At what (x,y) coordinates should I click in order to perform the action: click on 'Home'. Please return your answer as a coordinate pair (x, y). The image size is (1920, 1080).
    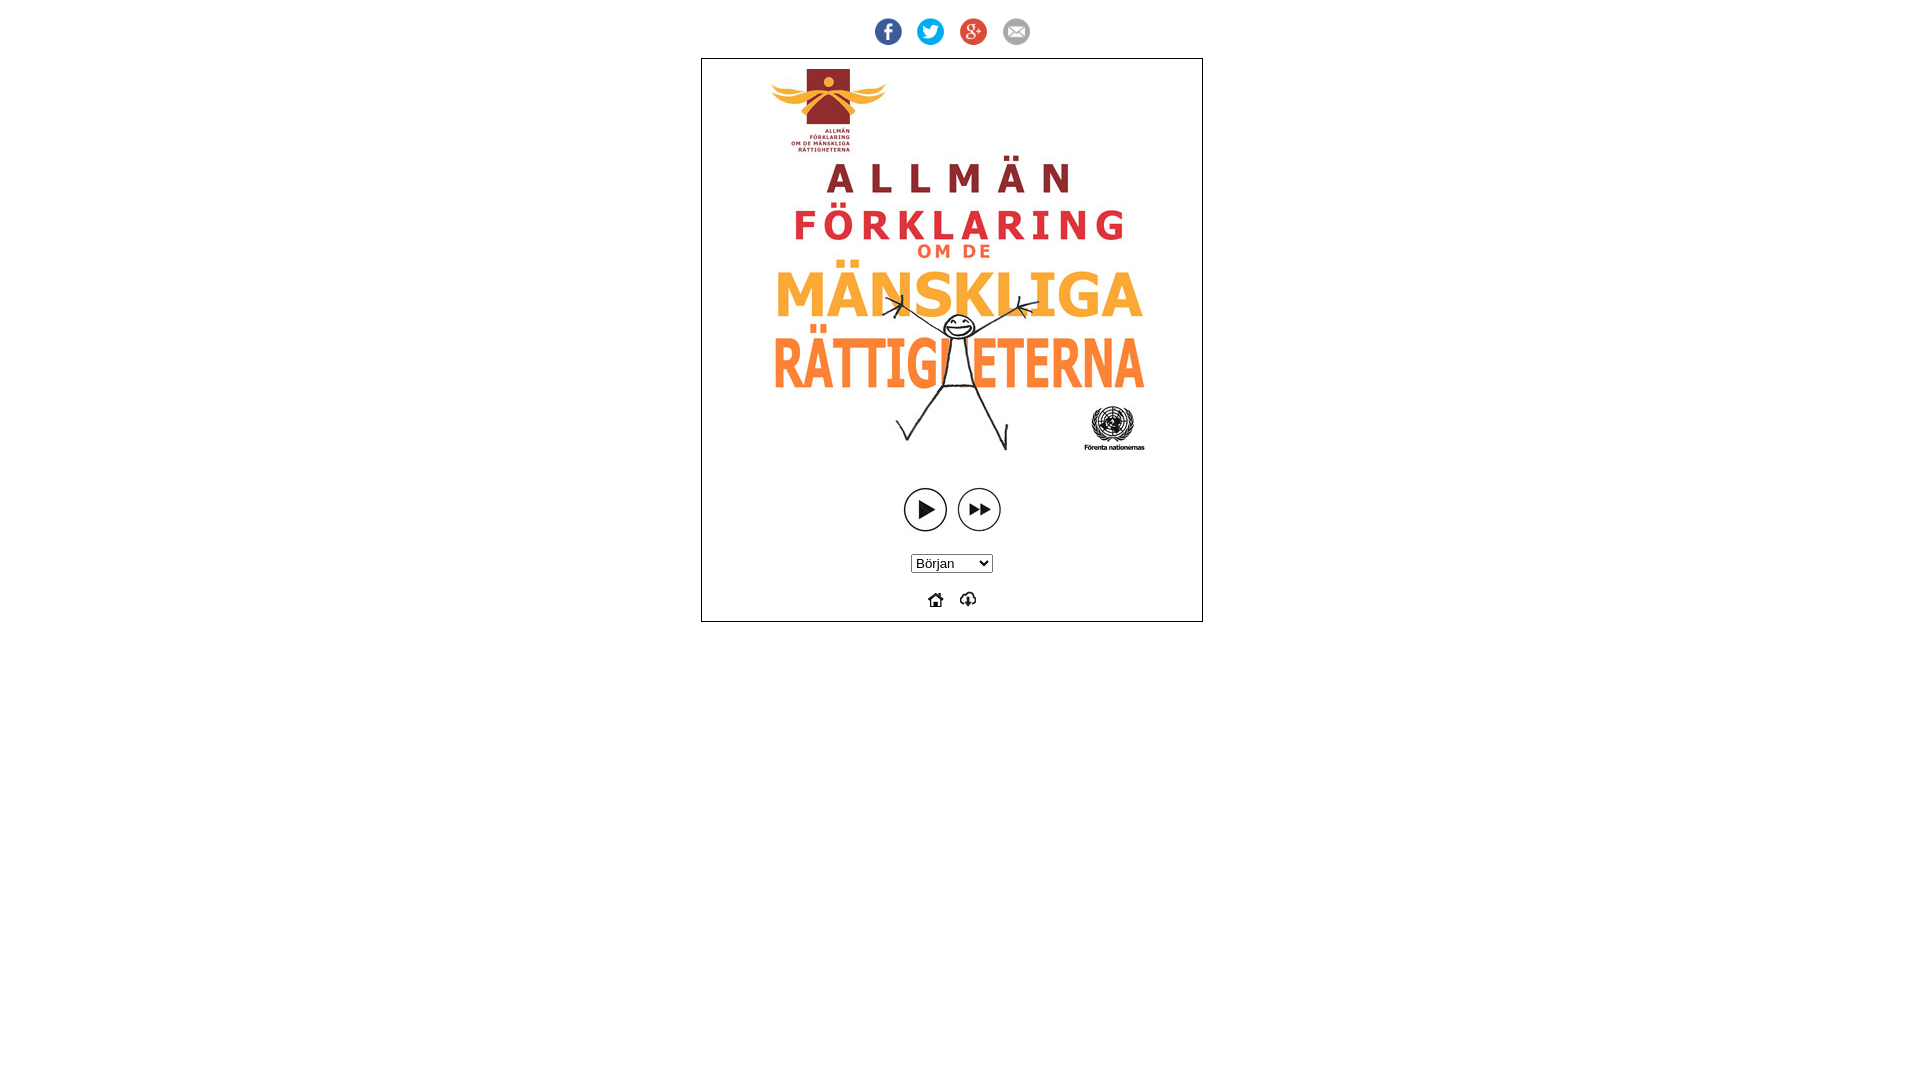
    Looking at the image, I should click on (935, 600).